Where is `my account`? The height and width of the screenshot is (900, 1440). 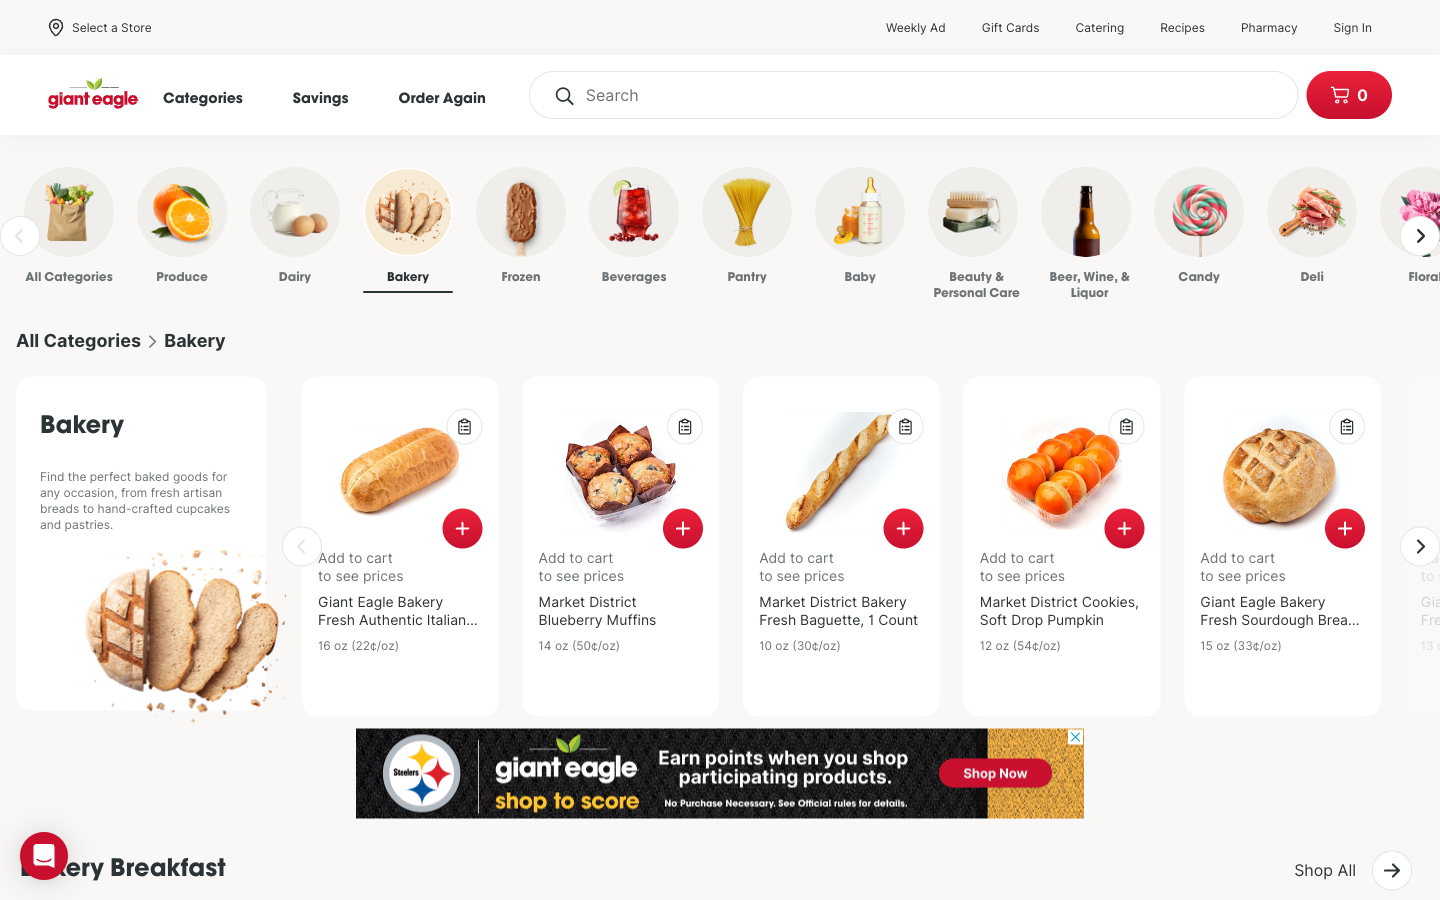
my account is located at coordinates (1361, 26).